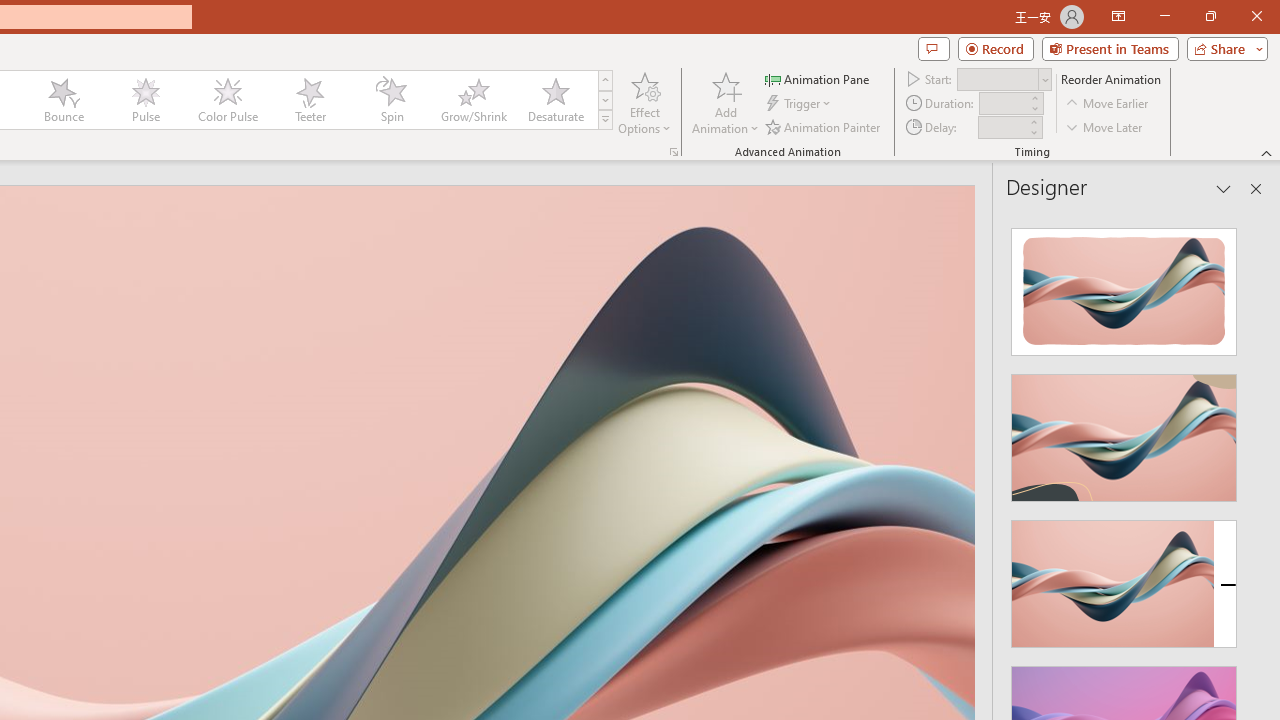 This screenshot has width=1280, height=720. I want to click on 'Trigger', so click(800, 103).